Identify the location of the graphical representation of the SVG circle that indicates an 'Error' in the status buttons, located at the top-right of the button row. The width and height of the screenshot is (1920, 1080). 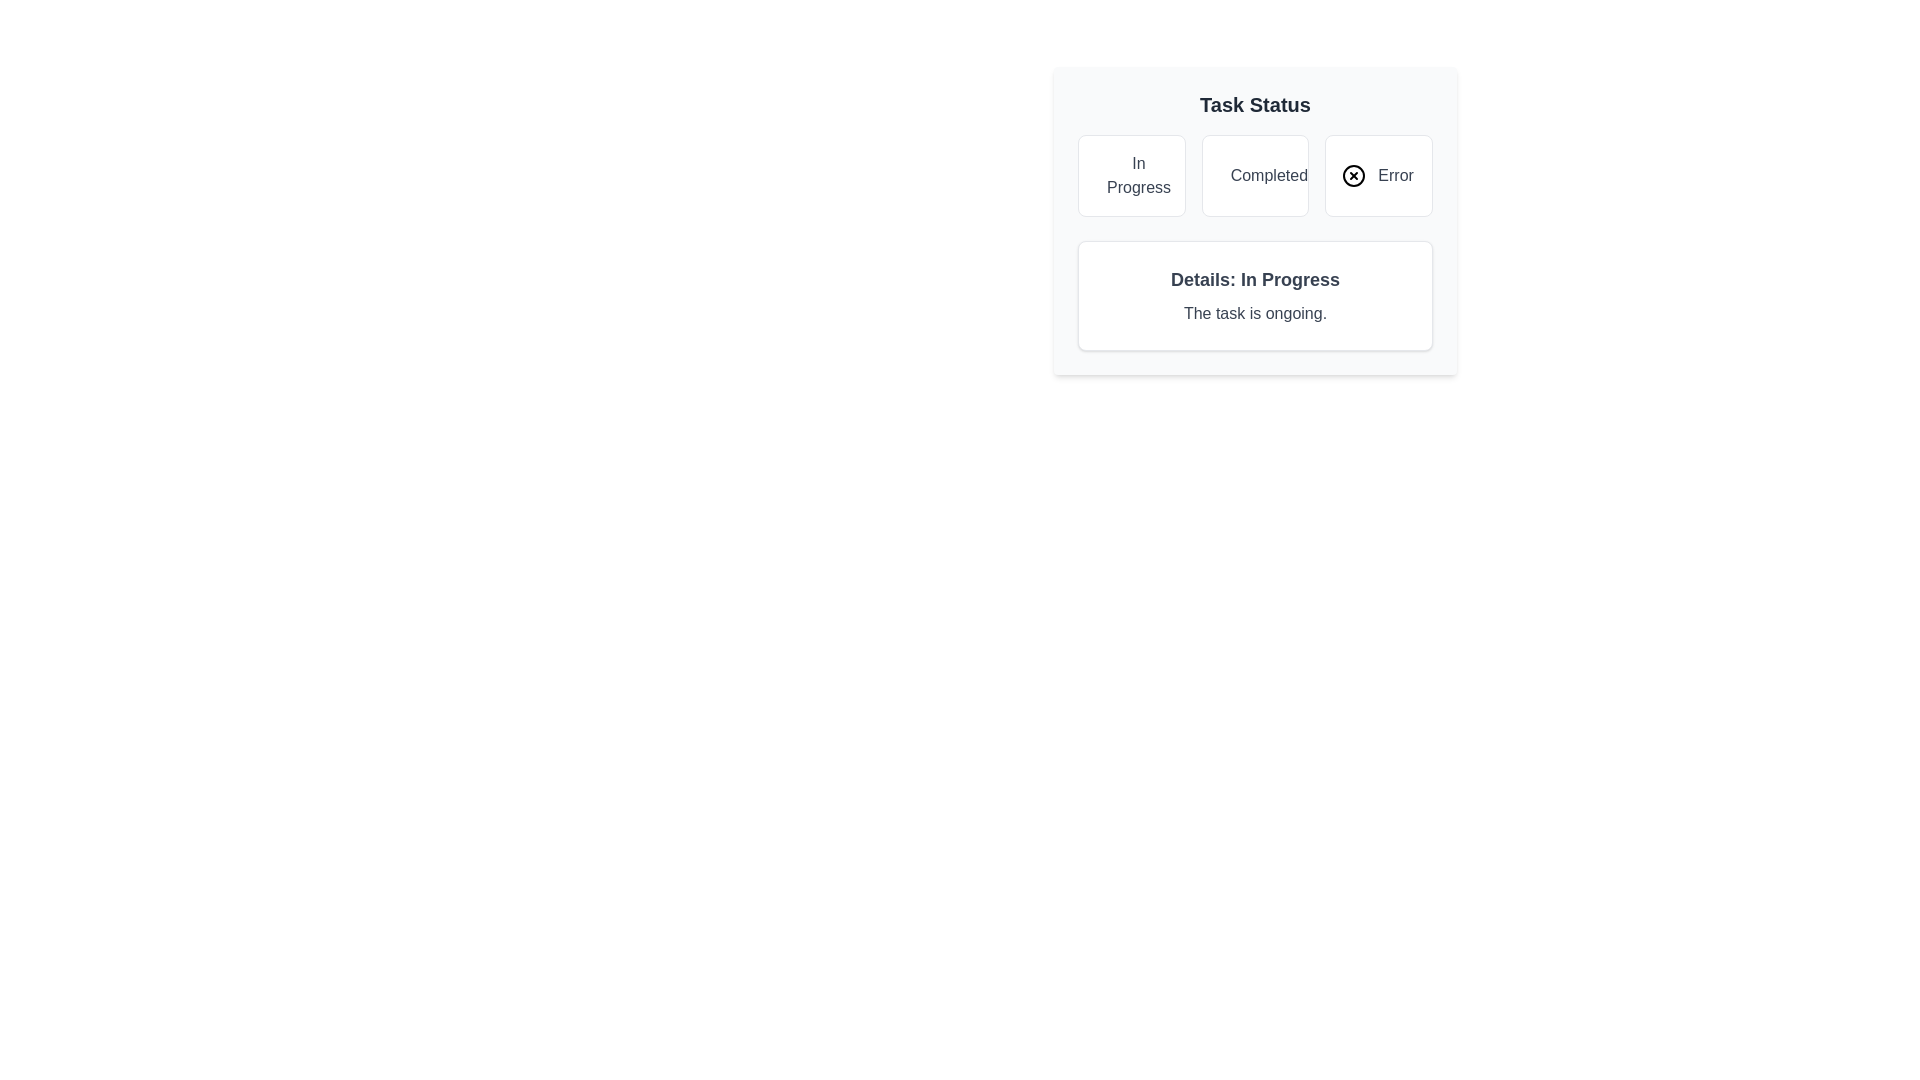
(1354, 175).